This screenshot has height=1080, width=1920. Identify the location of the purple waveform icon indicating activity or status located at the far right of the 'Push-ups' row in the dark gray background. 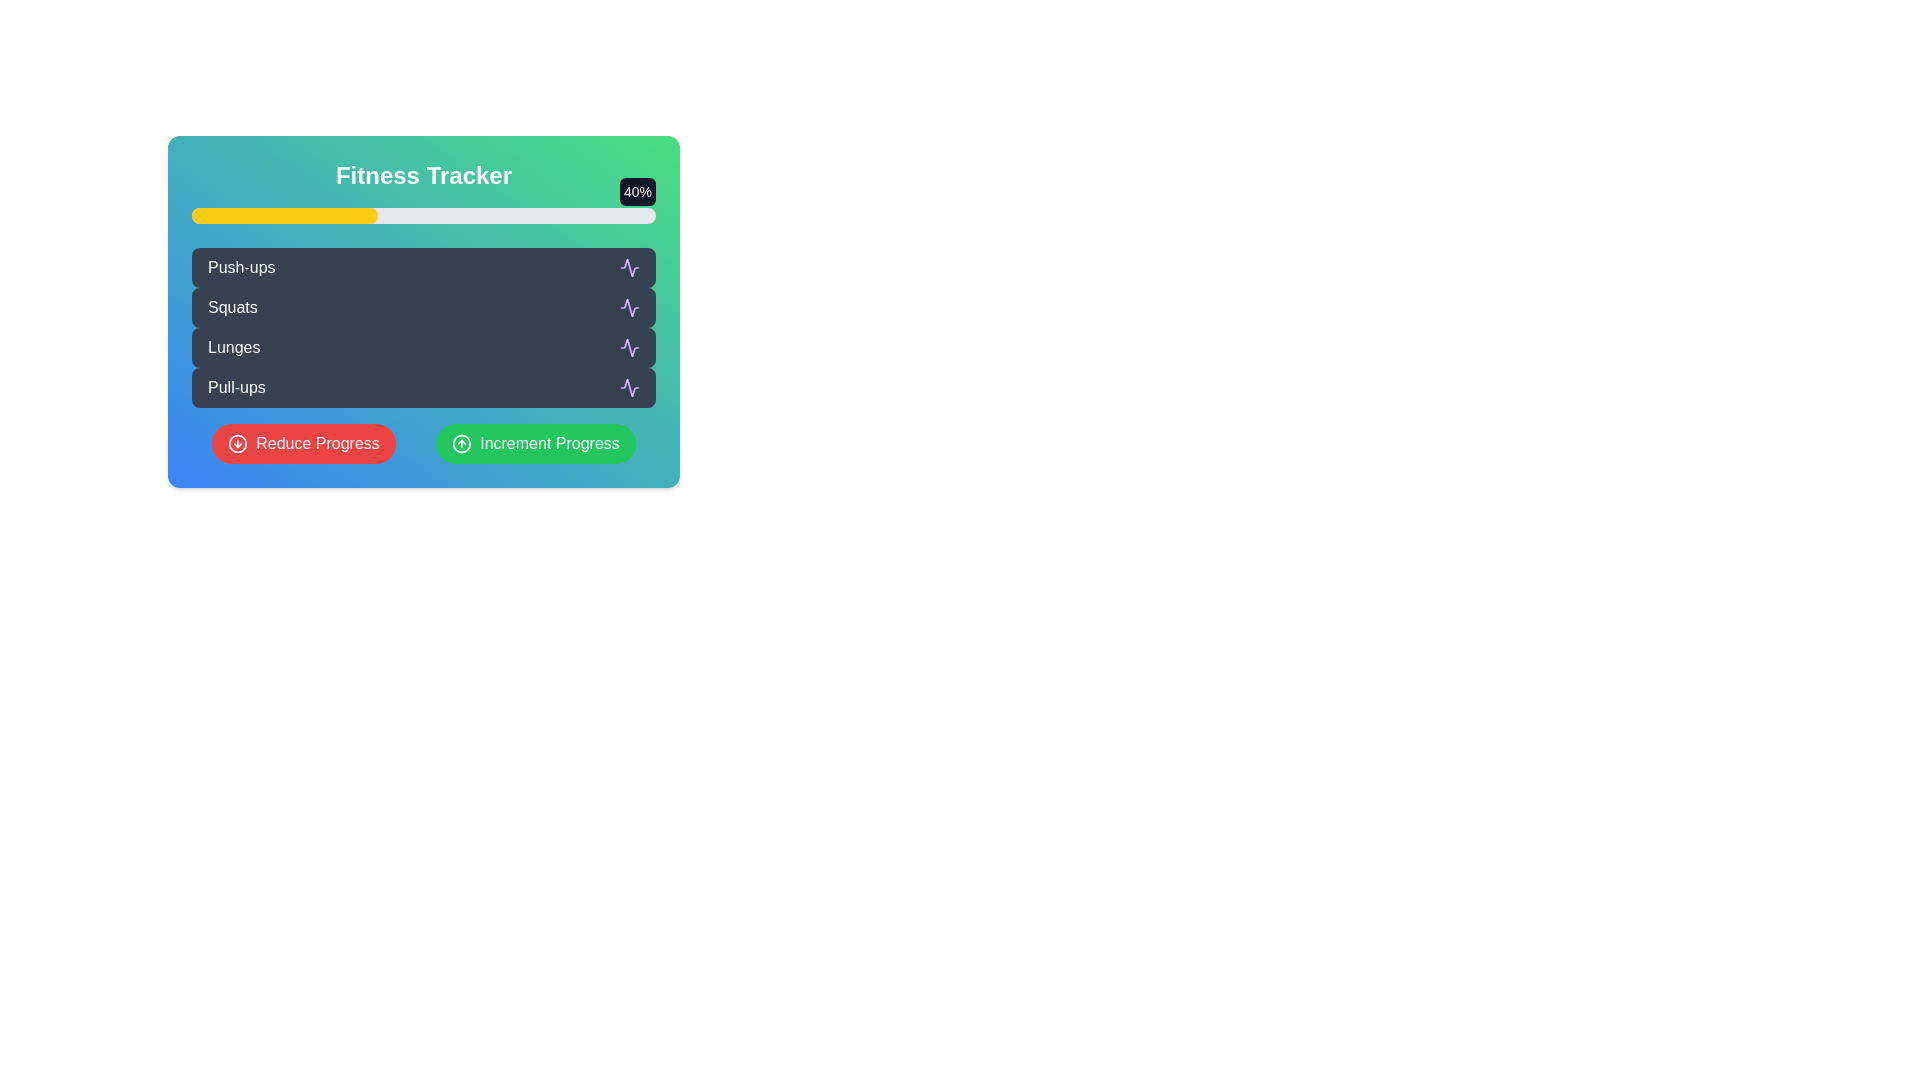
(628, 266).